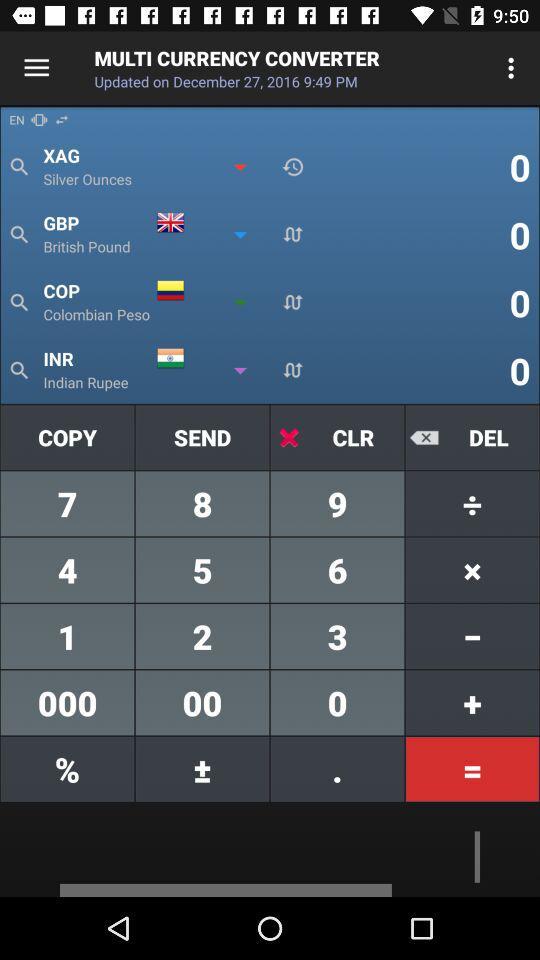 The width and height of the screenshot is (540, 960). I want to click on the search icon, so click(18, 166).